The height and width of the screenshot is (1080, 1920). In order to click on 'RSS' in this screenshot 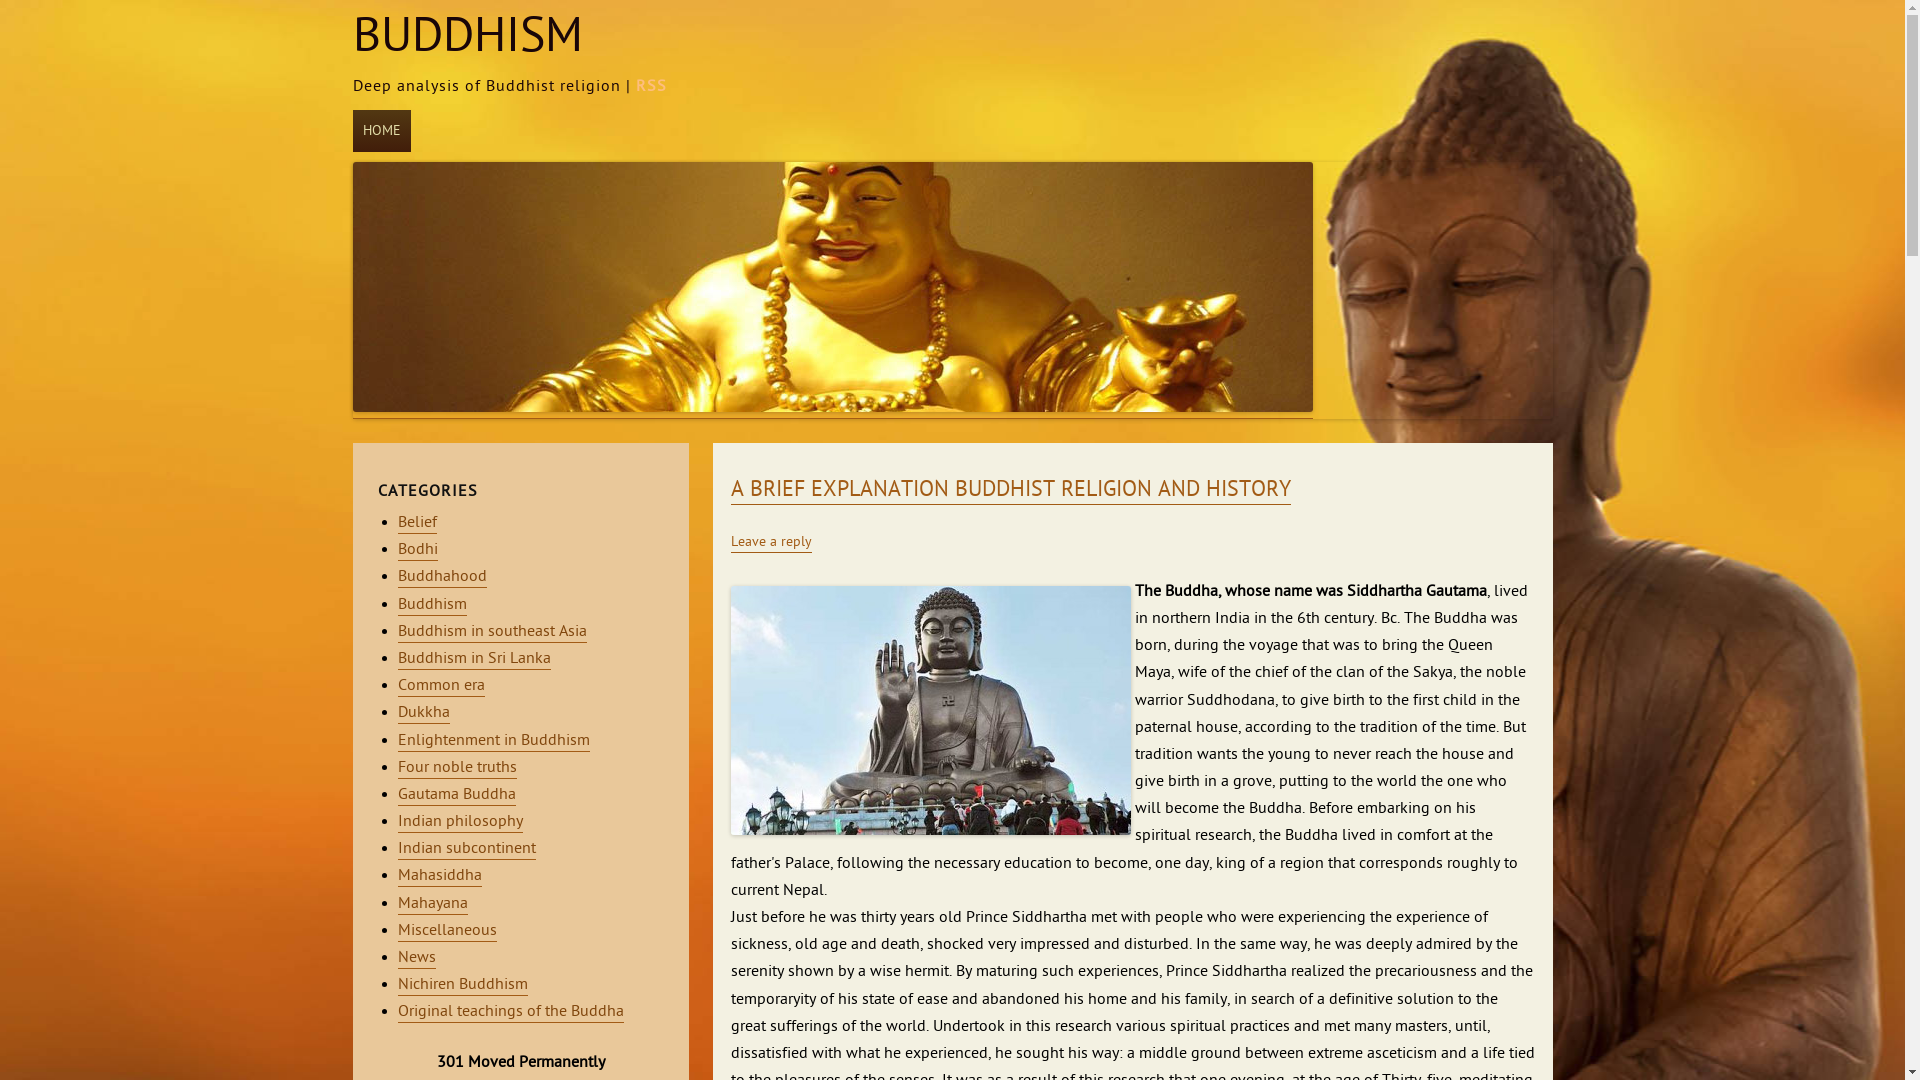, I will do `click(634, 86)`.